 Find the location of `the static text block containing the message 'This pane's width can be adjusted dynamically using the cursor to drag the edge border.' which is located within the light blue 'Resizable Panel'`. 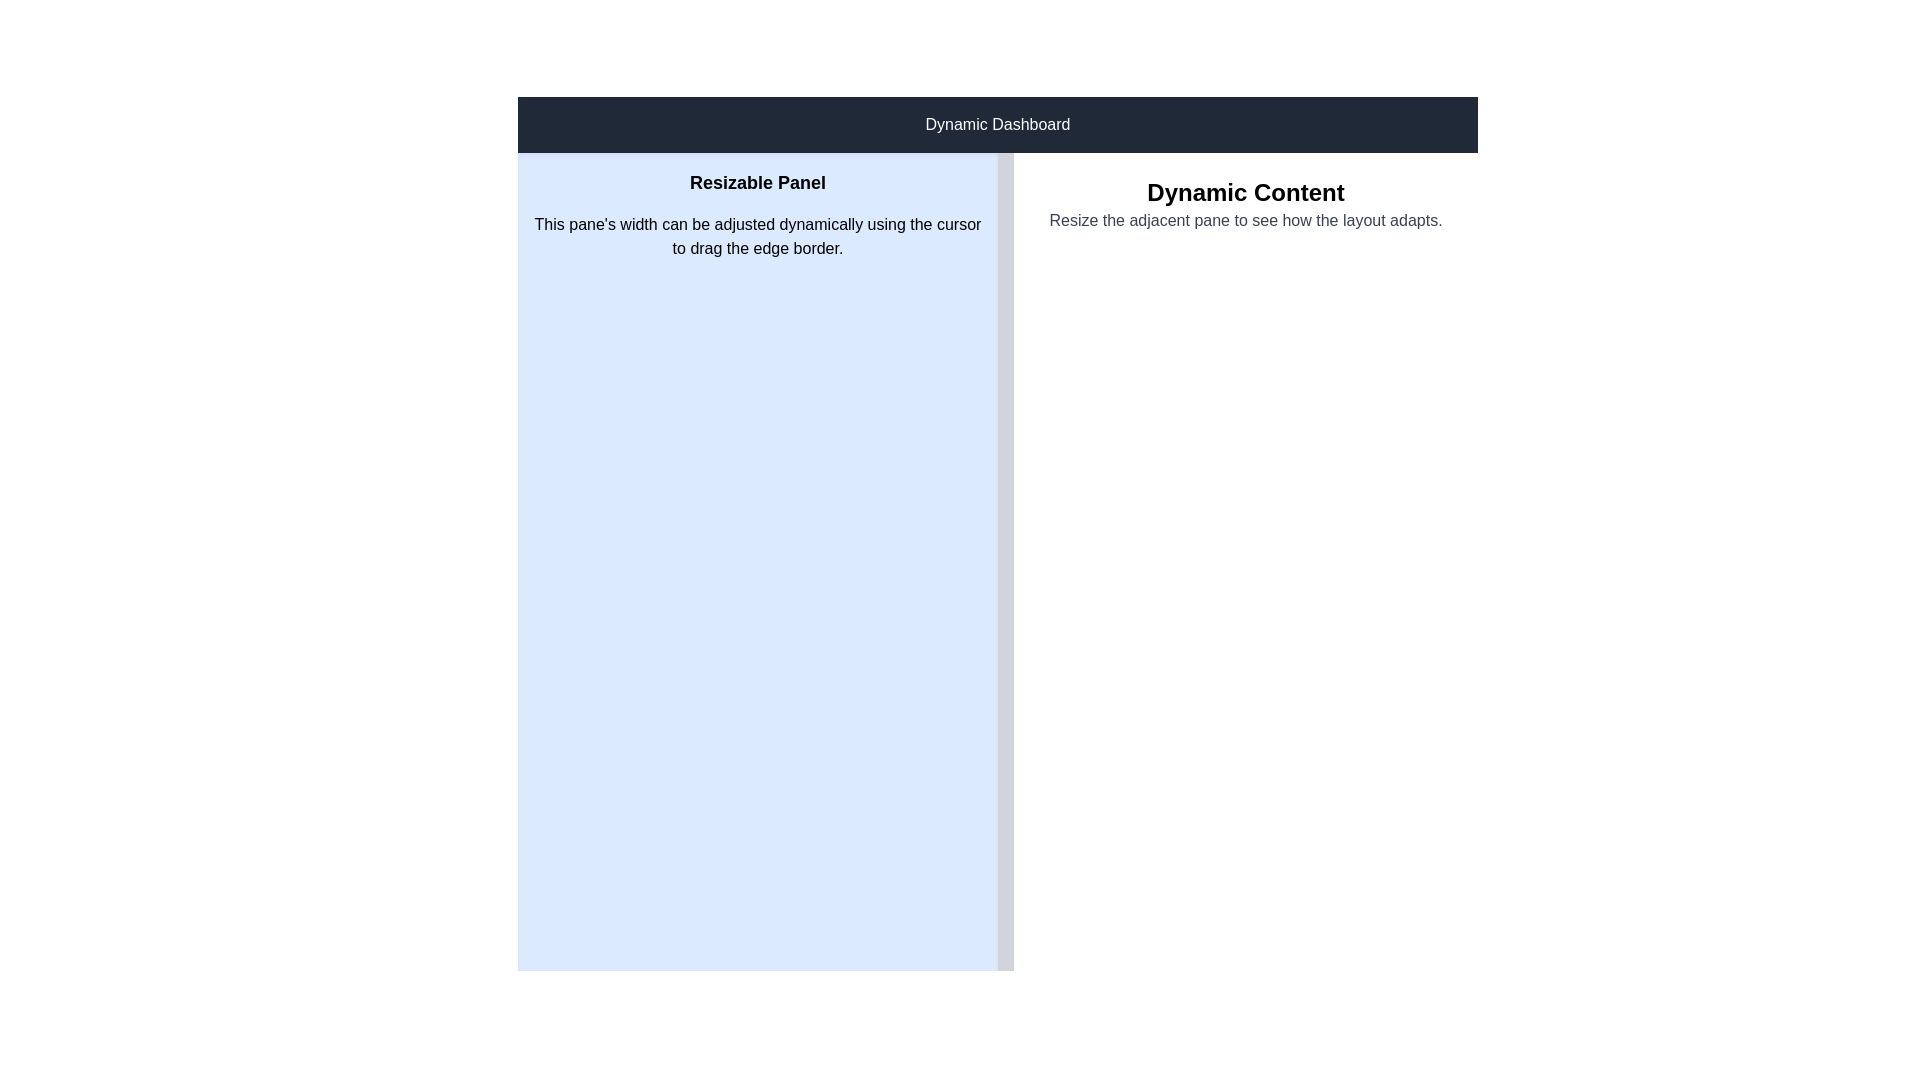

the static text block containing the message 'This pane's width can be adjusted dynamically using the cursor to drag the edge border.' which is located within the light blue 'Resizable Panel' is located at coordinates (757, 235).